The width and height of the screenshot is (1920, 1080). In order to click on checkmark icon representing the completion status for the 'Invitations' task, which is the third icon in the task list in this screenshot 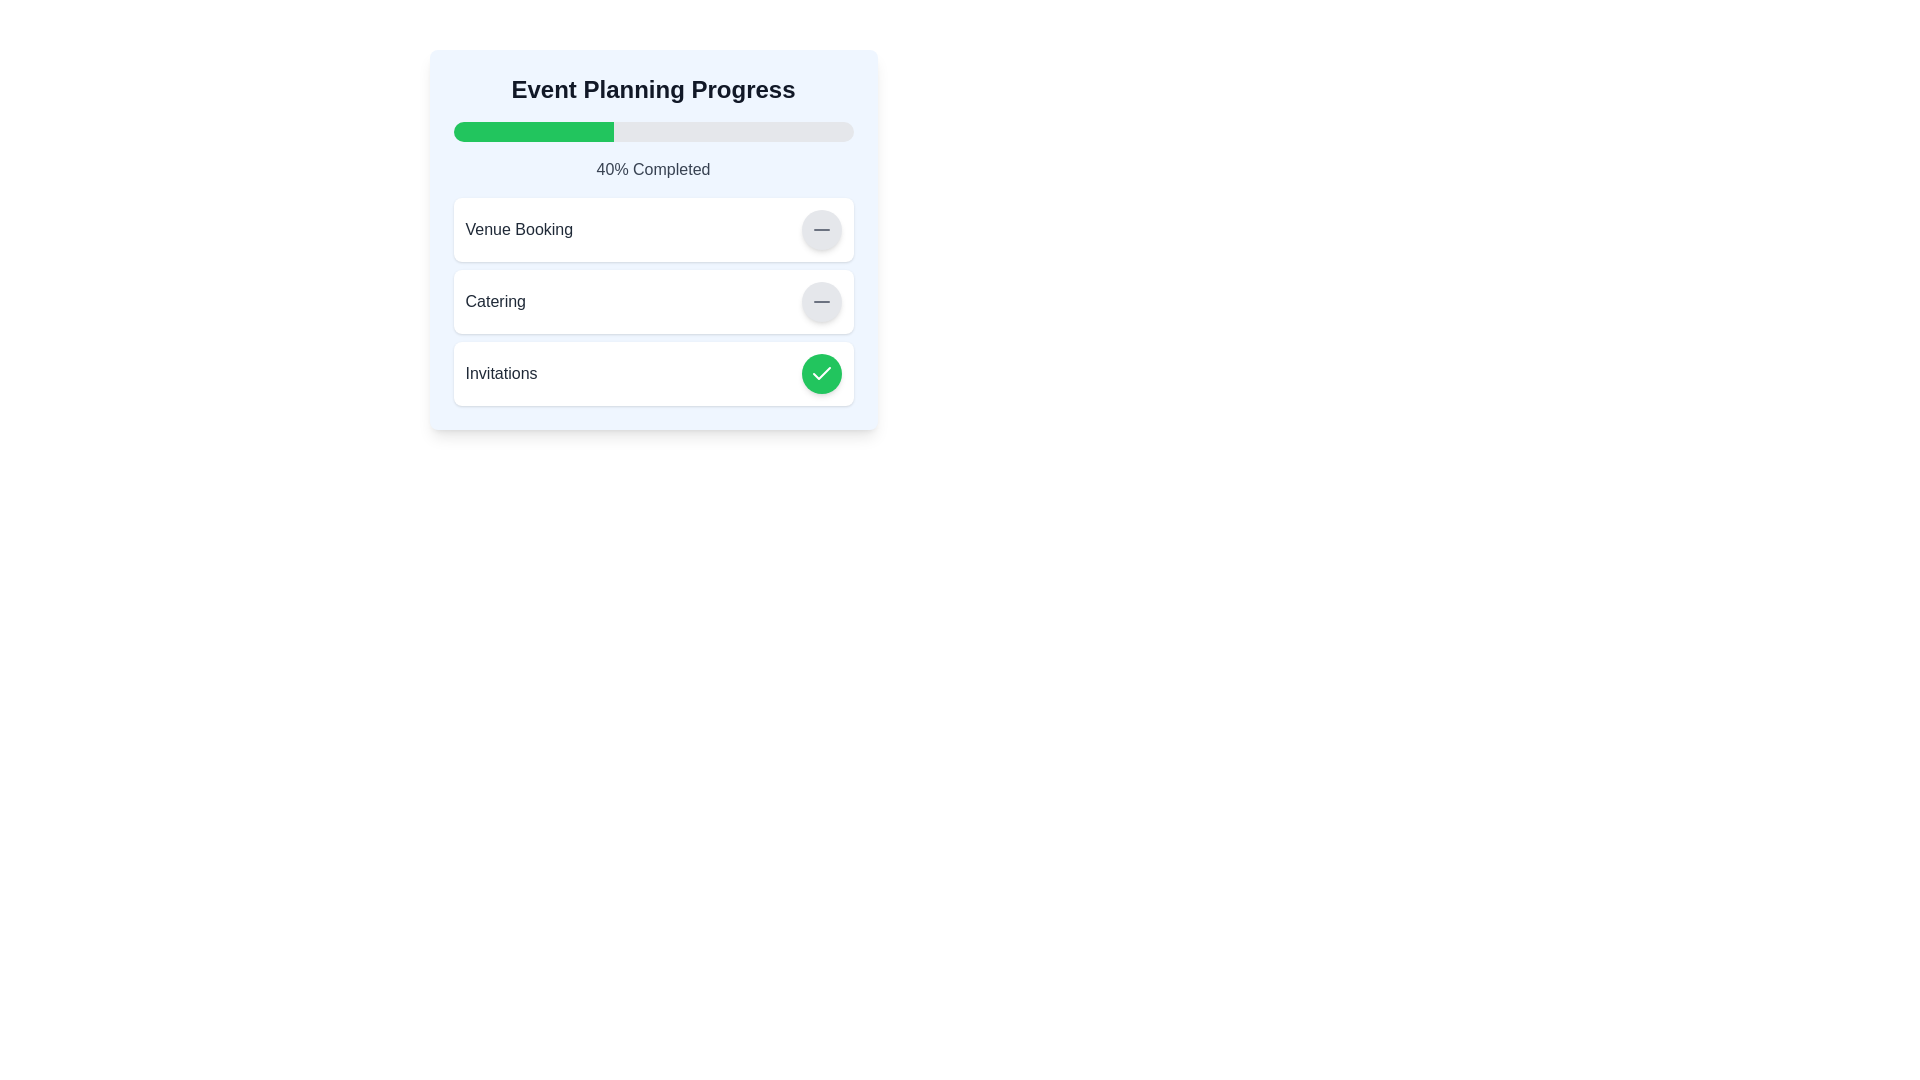, I will do `click(821, 373)`.